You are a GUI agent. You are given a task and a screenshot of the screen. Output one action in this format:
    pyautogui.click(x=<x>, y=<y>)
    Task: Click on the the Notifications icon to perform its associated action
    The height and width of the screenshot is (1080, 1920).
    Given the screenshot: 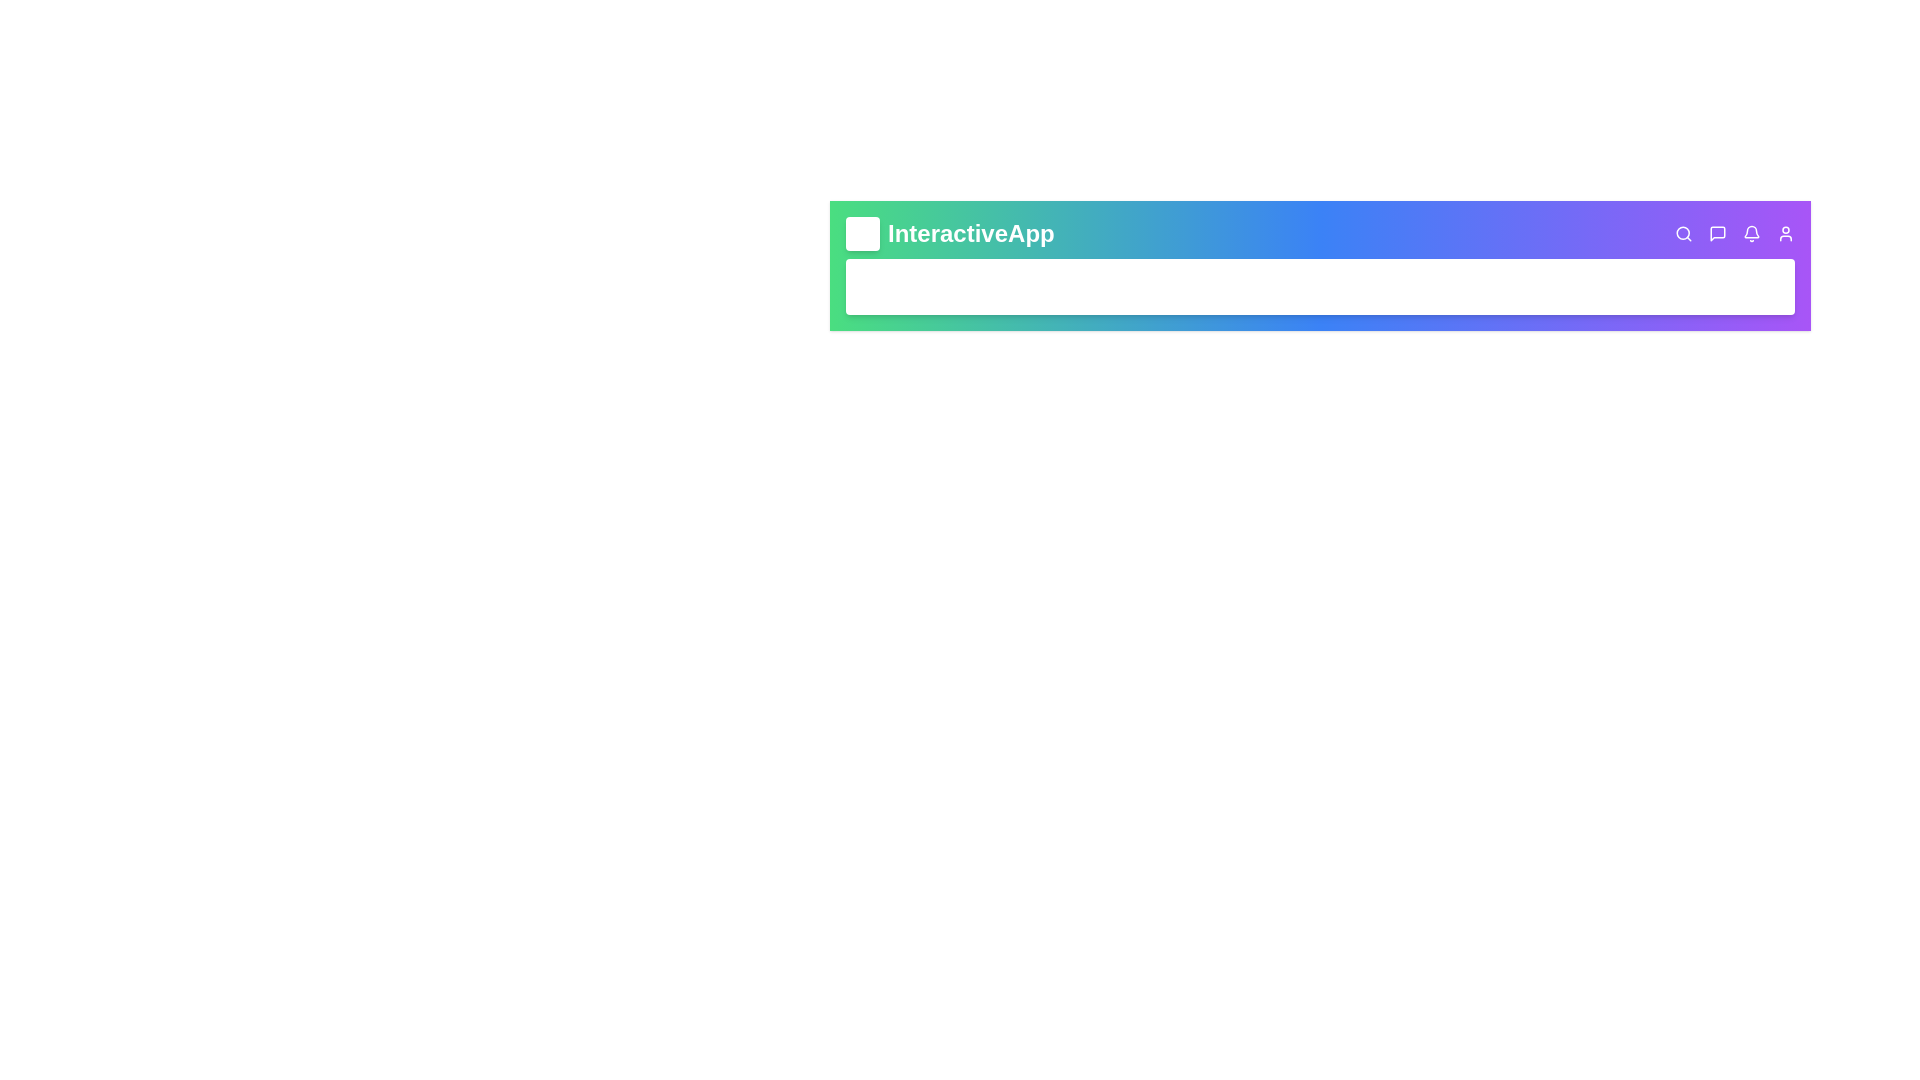 What is the action you would take?
    pyautogui.click(x=1751, y=233)
    